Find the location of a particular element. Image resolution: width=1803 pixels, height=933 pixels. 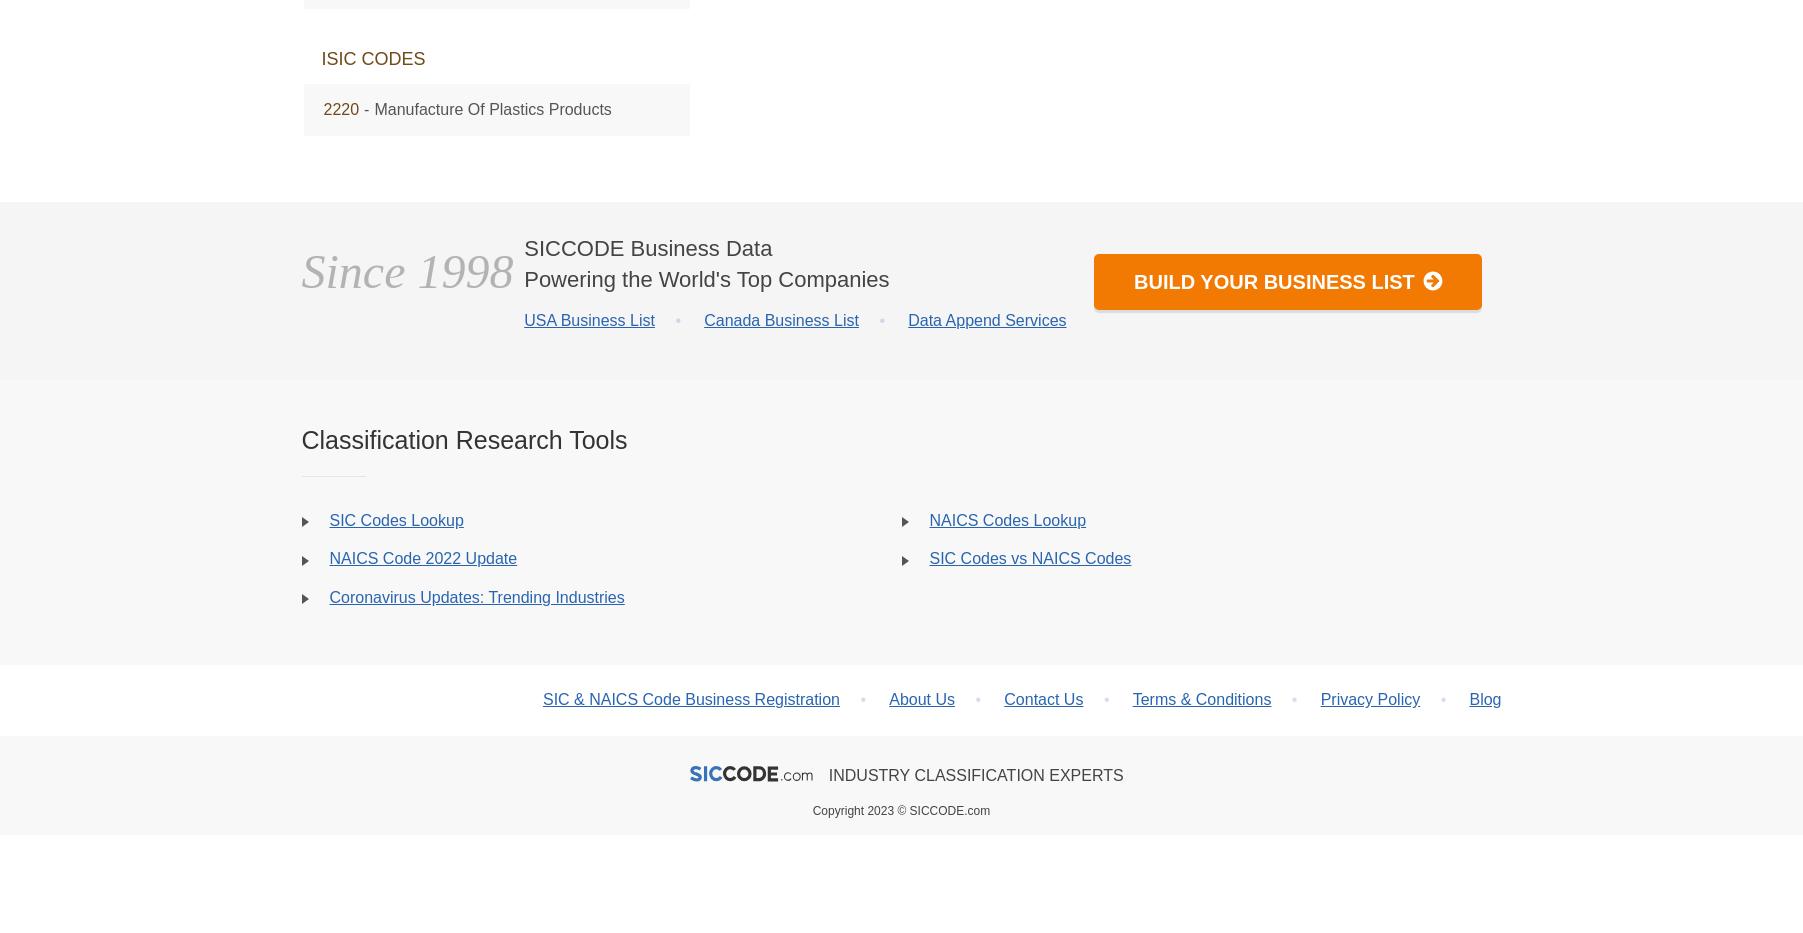

'Canada Business List' is located at coordinates (781, 318).